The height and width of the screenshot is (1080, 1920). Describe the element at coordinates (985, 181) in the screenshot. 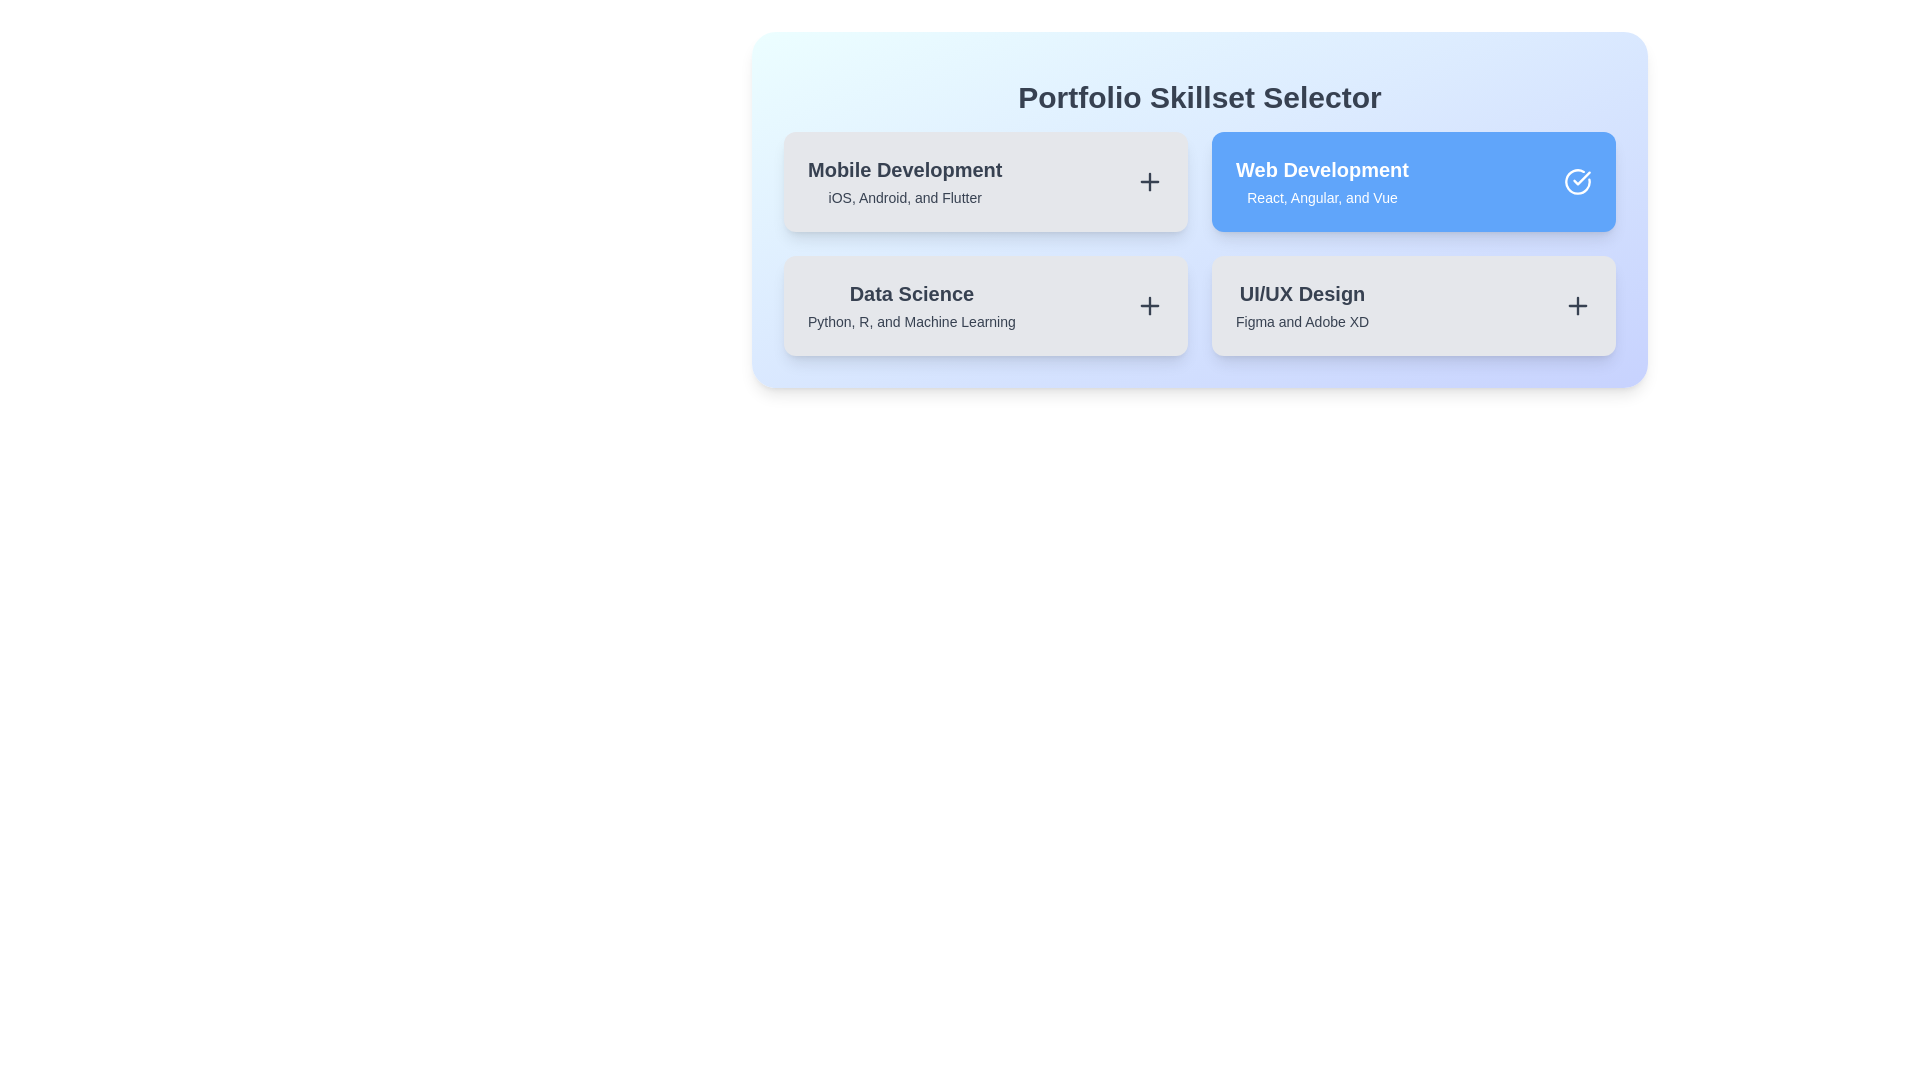

I see `the chip labeled Mobile Development` at that location.